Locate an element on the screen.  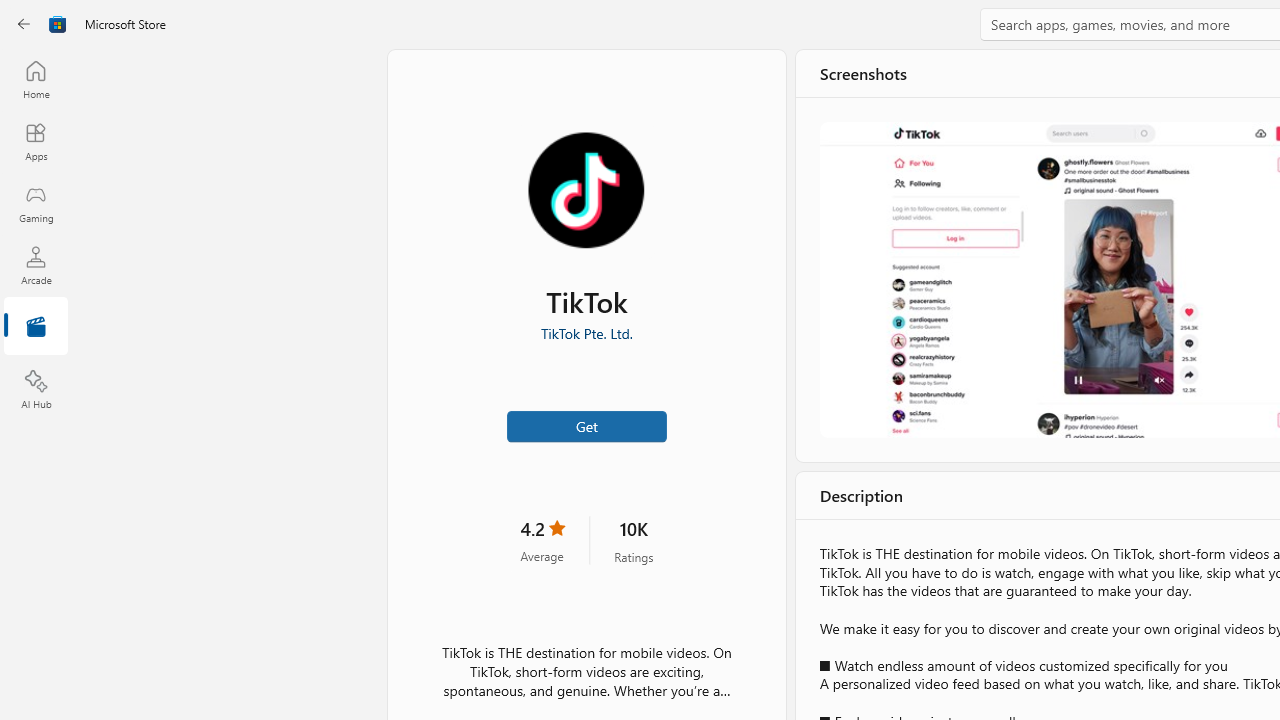
'Arcade' is located at coordinates (35, 264).